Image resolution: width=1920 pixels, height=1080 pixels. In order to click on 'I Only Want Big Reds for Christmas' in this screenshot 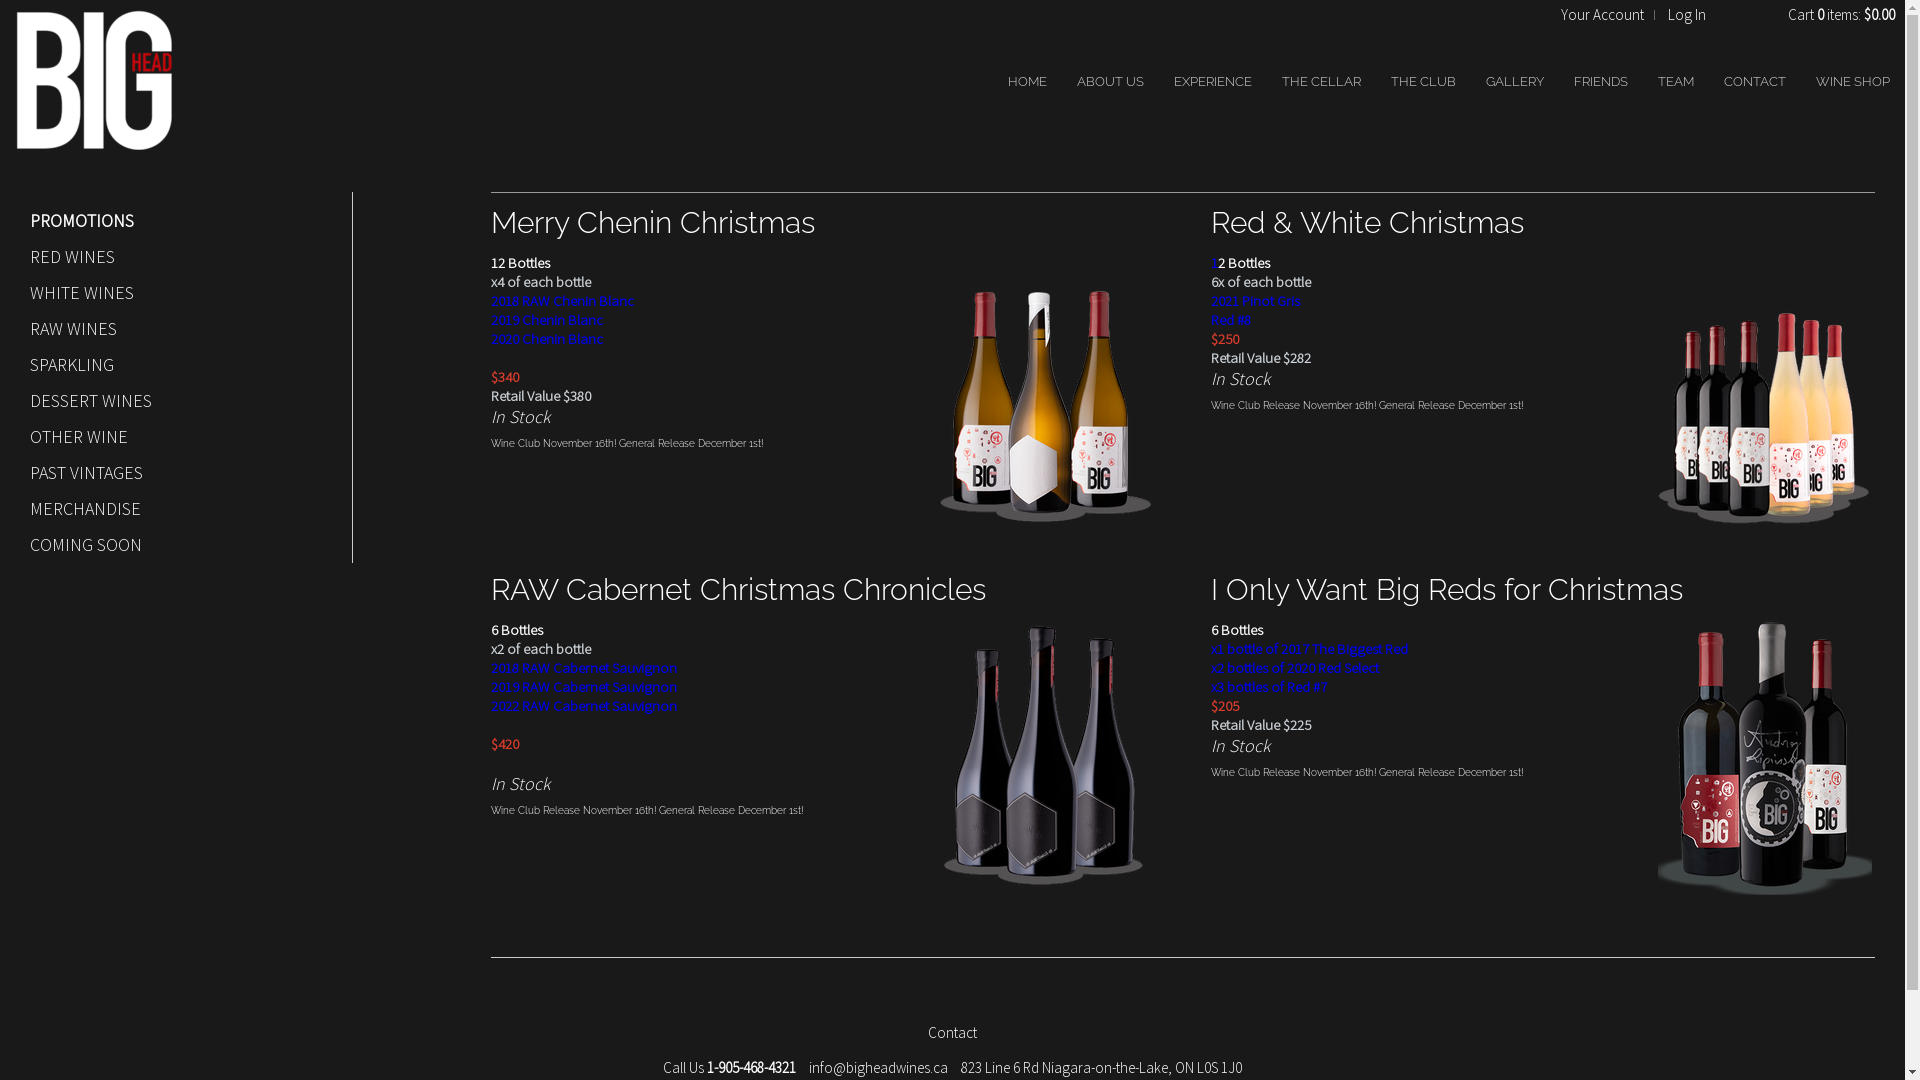, I will do `click(1446, 588)`.